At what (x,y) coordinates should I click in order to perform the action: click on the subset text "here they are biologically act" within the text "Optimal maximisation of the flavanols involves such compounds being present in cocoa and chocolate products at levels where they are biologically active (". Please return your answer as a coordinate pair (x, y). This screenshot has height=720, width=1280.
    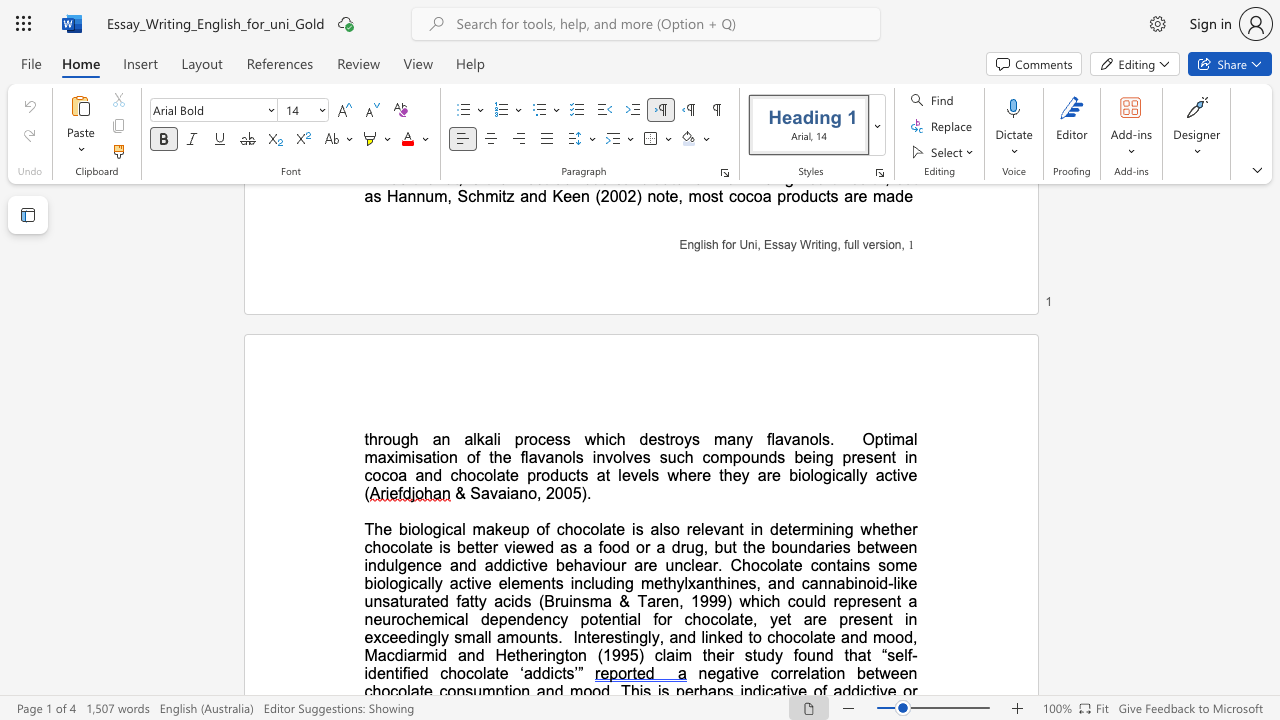
    Looking at the image, I should click on (679, 475).